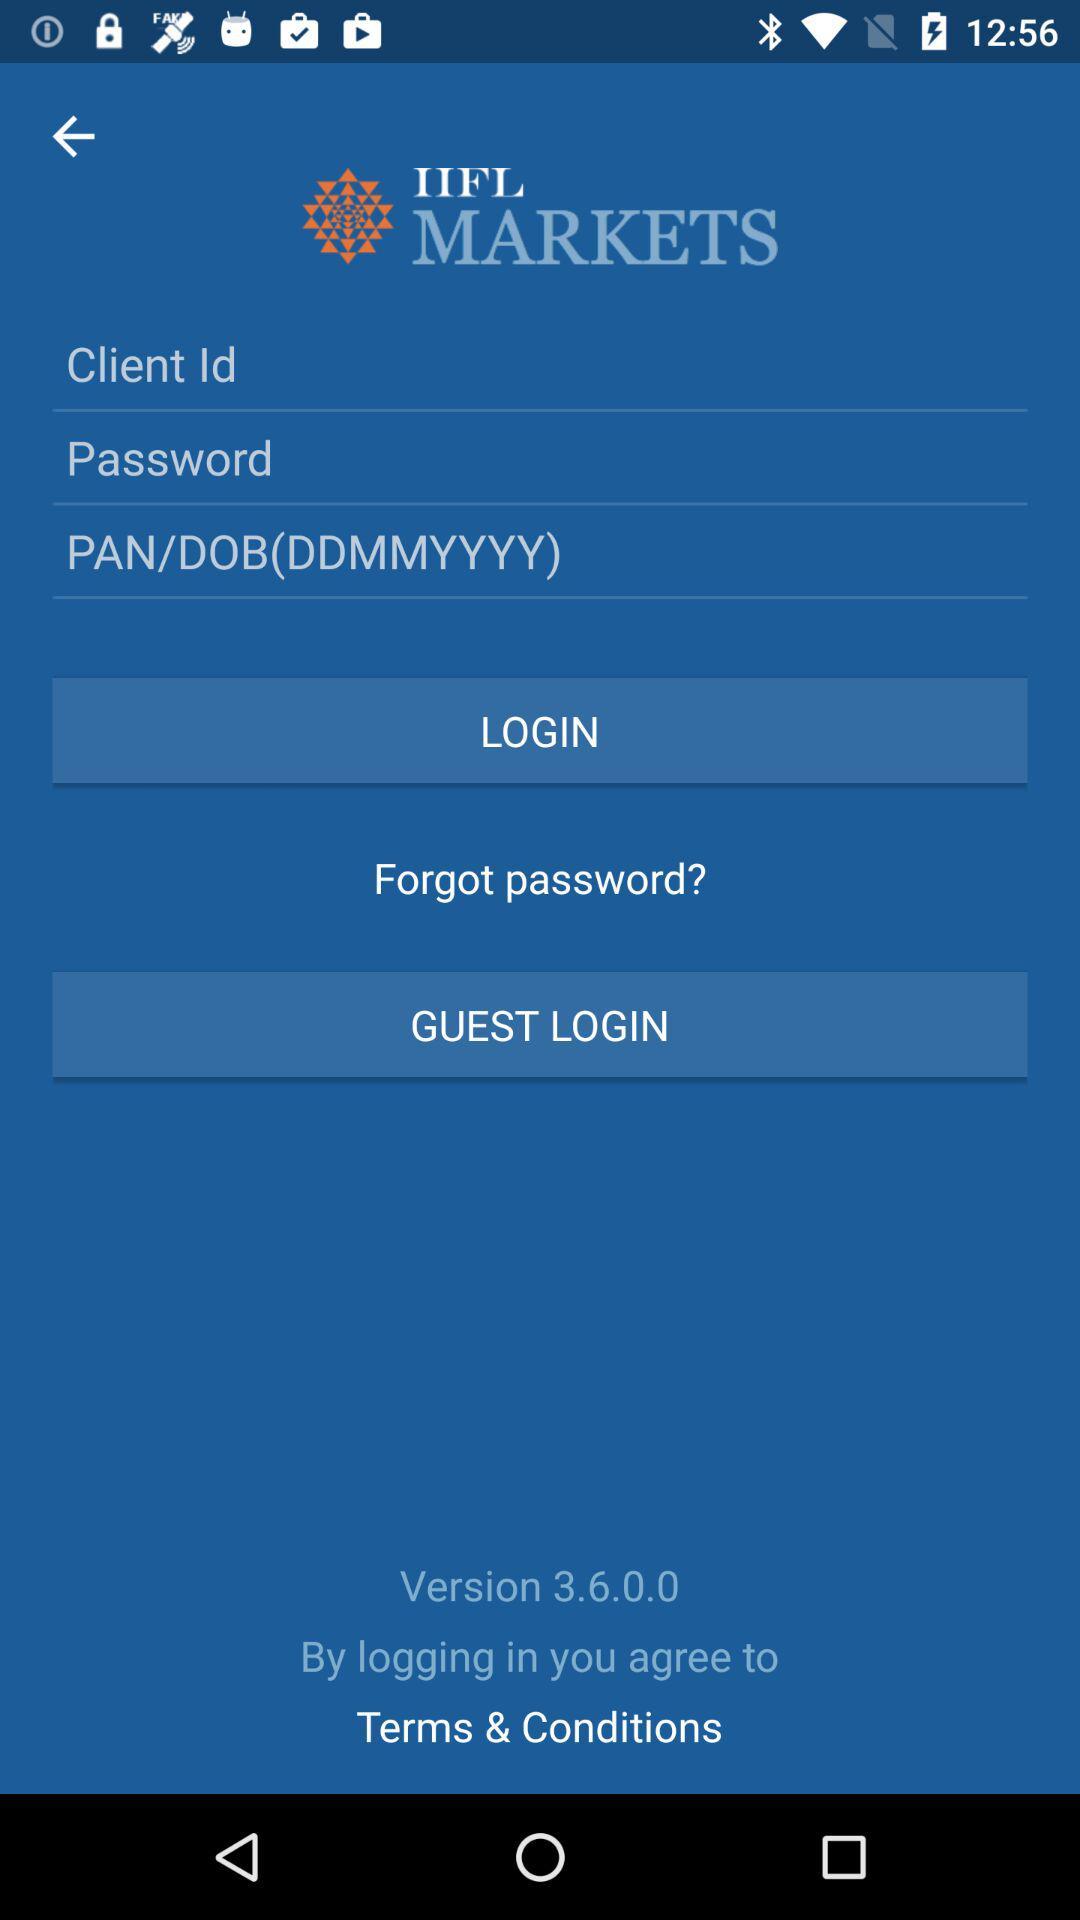 Image resolution: width=1080 pixels, height=1920 pixels. What do you see at coordinates (540, 550) in the screenshot?
I see `pan date of birth` at bounding box center [540, 550].